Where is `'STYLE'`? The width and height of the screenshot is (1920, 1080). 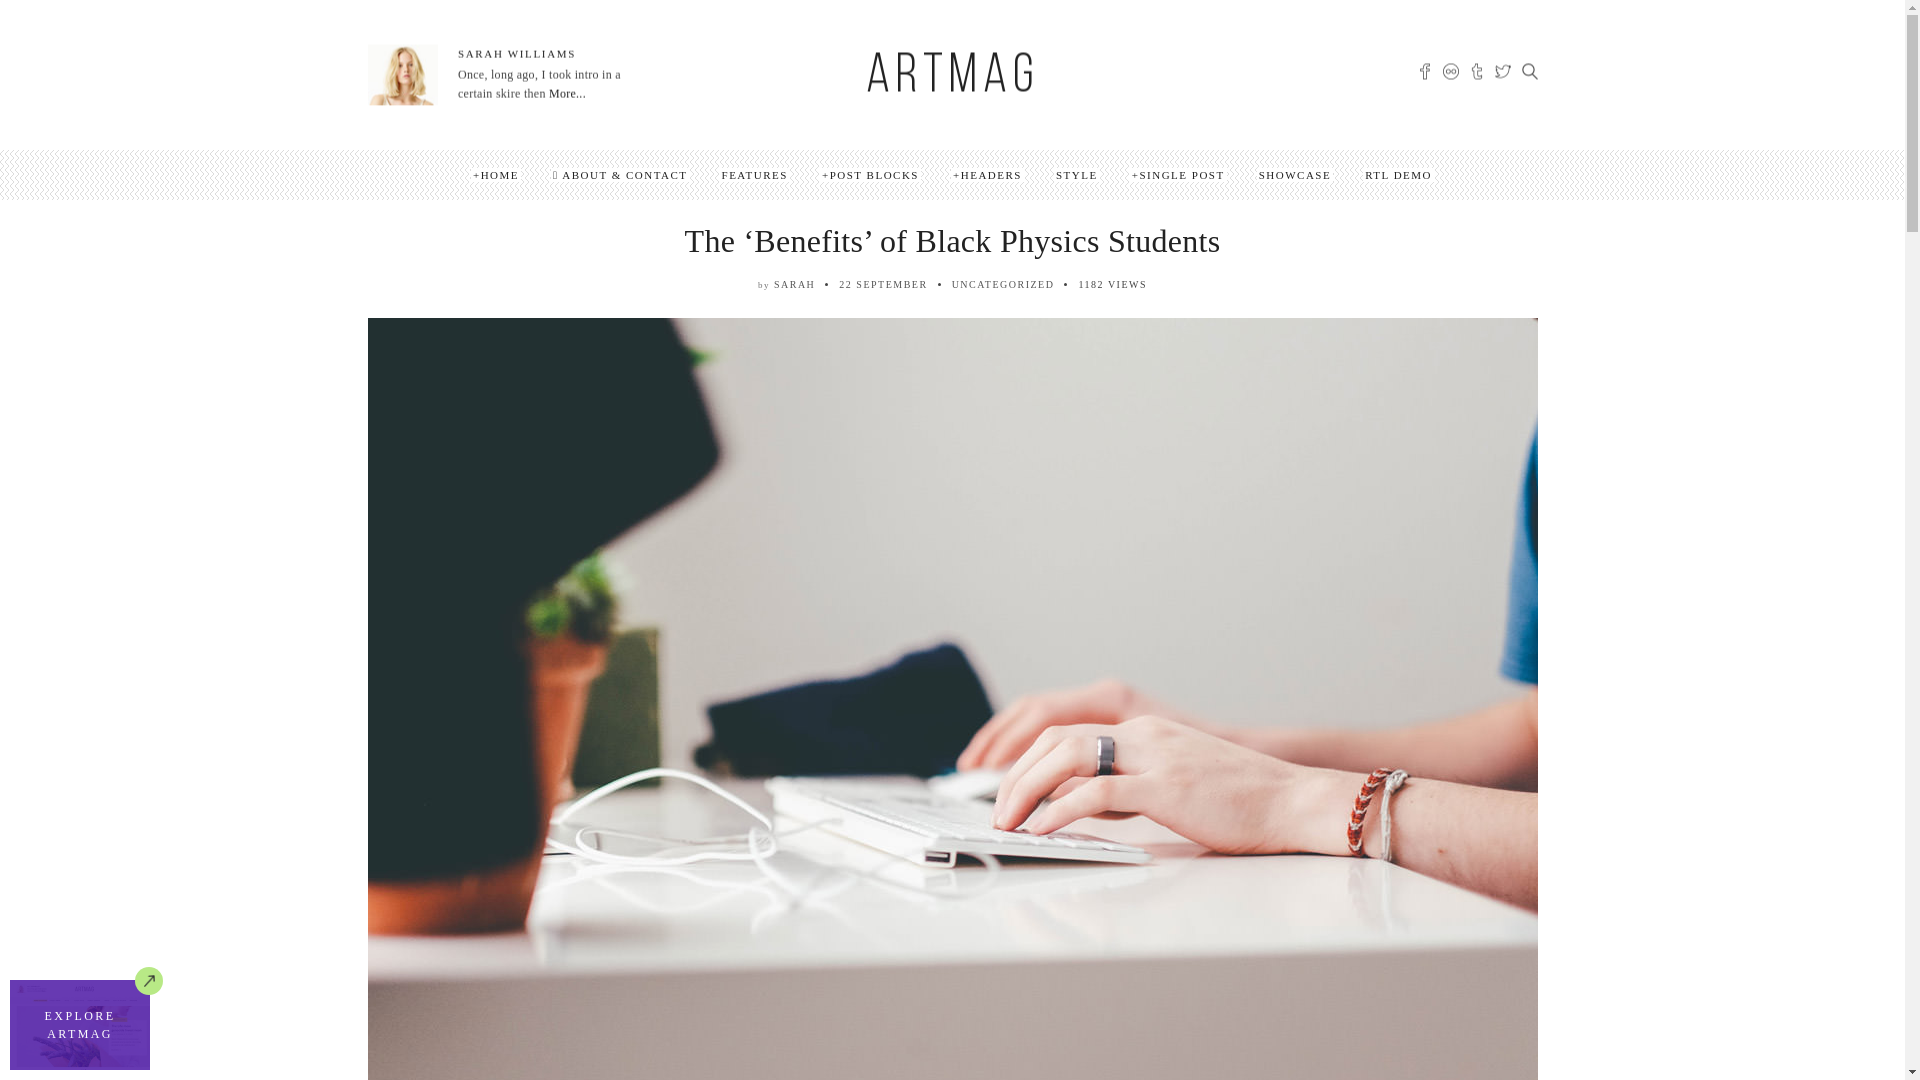 'STYLE' is located at coordinates (1075, 173).